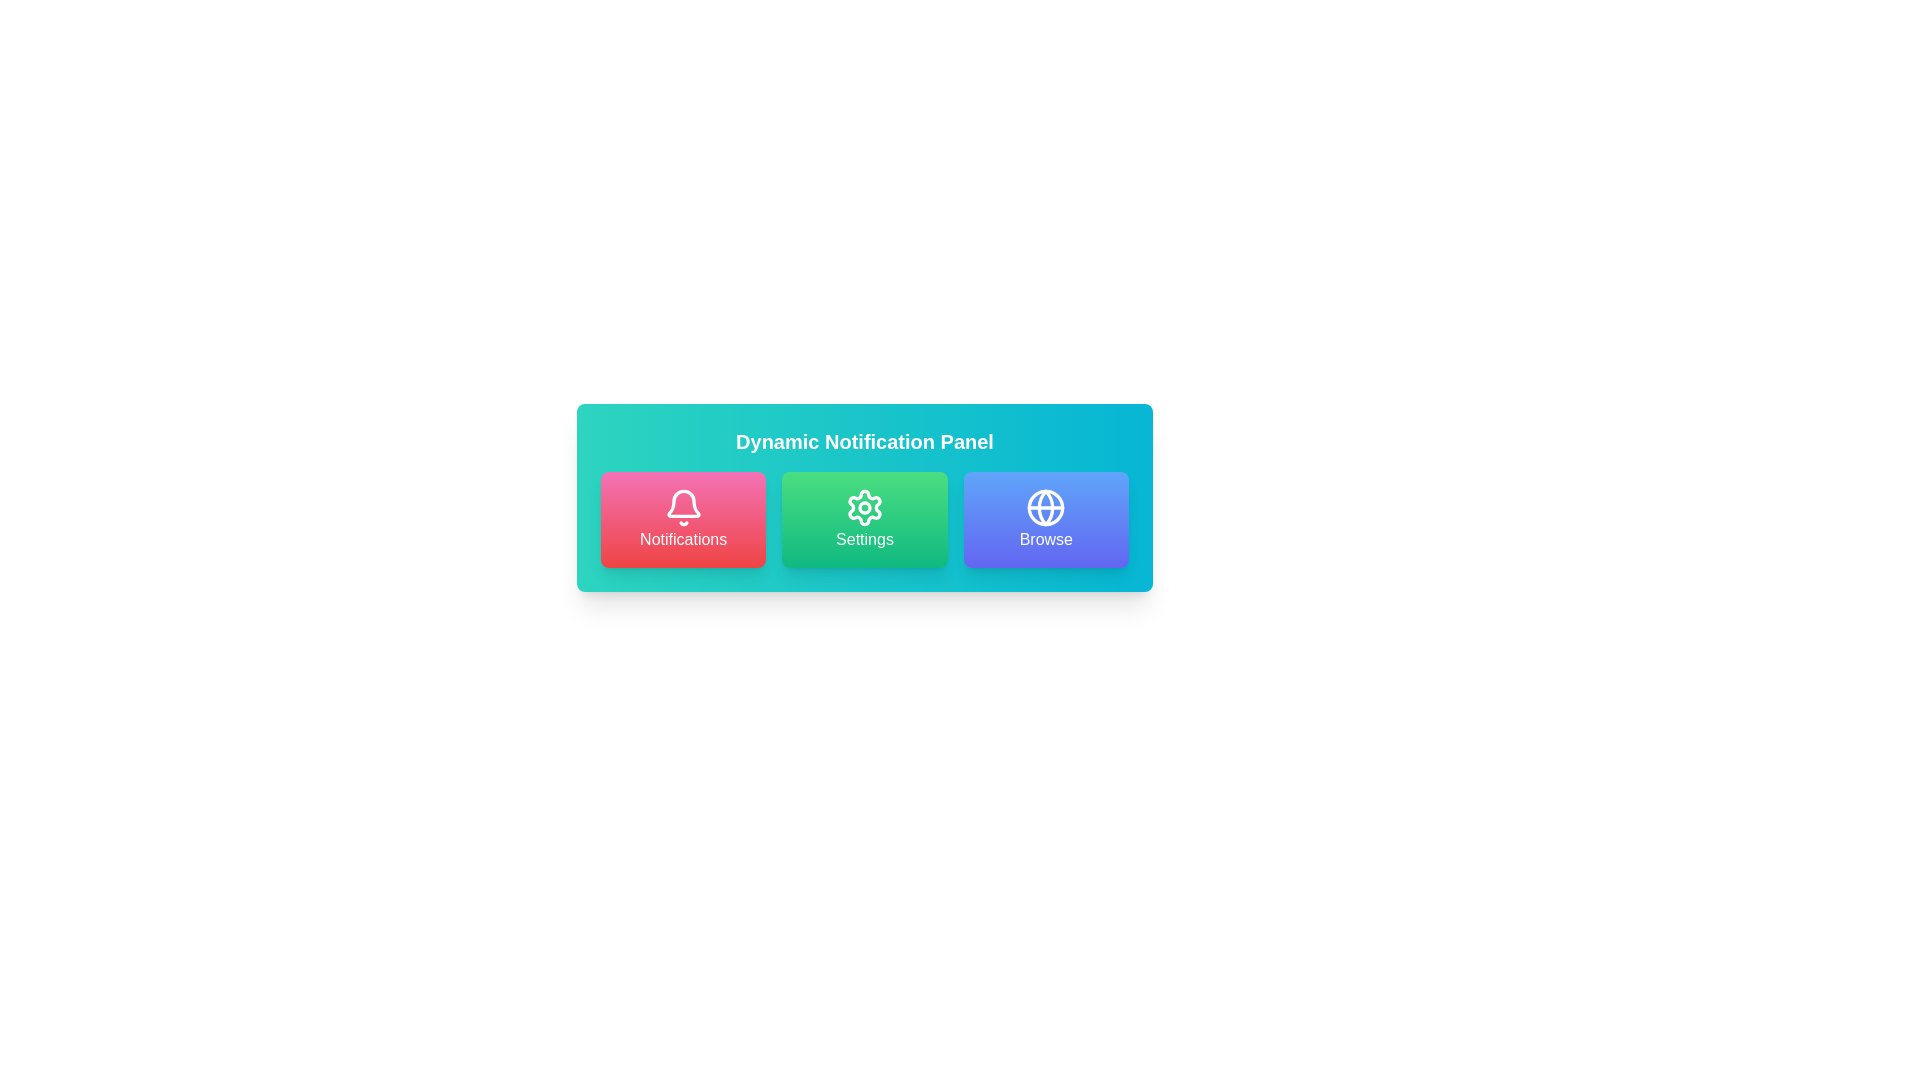 Image resolution: width=1920 pixels, height=1080 pixels. What do you see at coordinates (683, 519) in the screenshot?
I see `the 'Notifications' button which is a rectangular button with a pink to red gradient, featuring a white bell icon and rounded corners, located to the left of the 'Settings' and 'Browse' buttons` at bounding box center [683, 519].